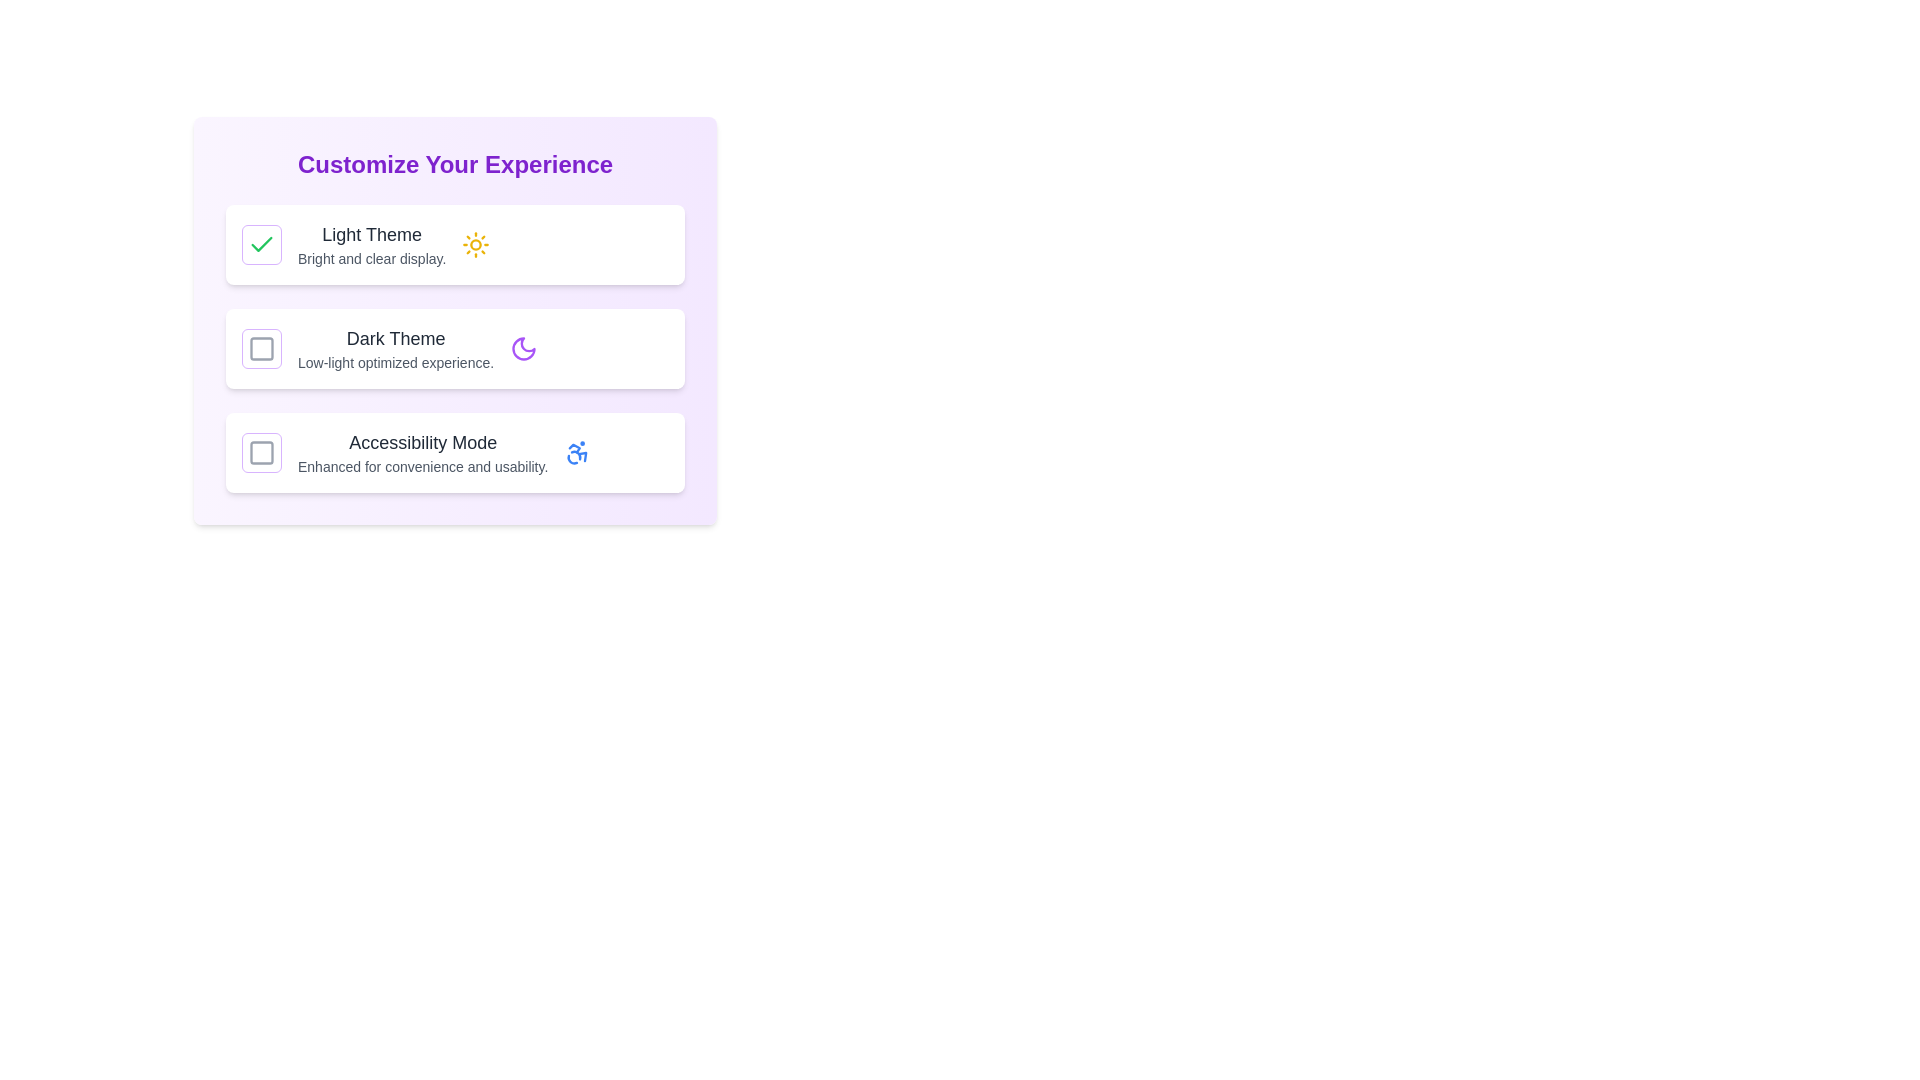 The height and width of the screenshot is (1080, 1920). Describe the element at coordinates (396, 338) in the screenshot. I see `the text label reading 'Dark Theme', which is a medium-bold title within the 'Customize Your Experience' section, positioned above the subtitle 'Low-light optimized experience'` at that location.